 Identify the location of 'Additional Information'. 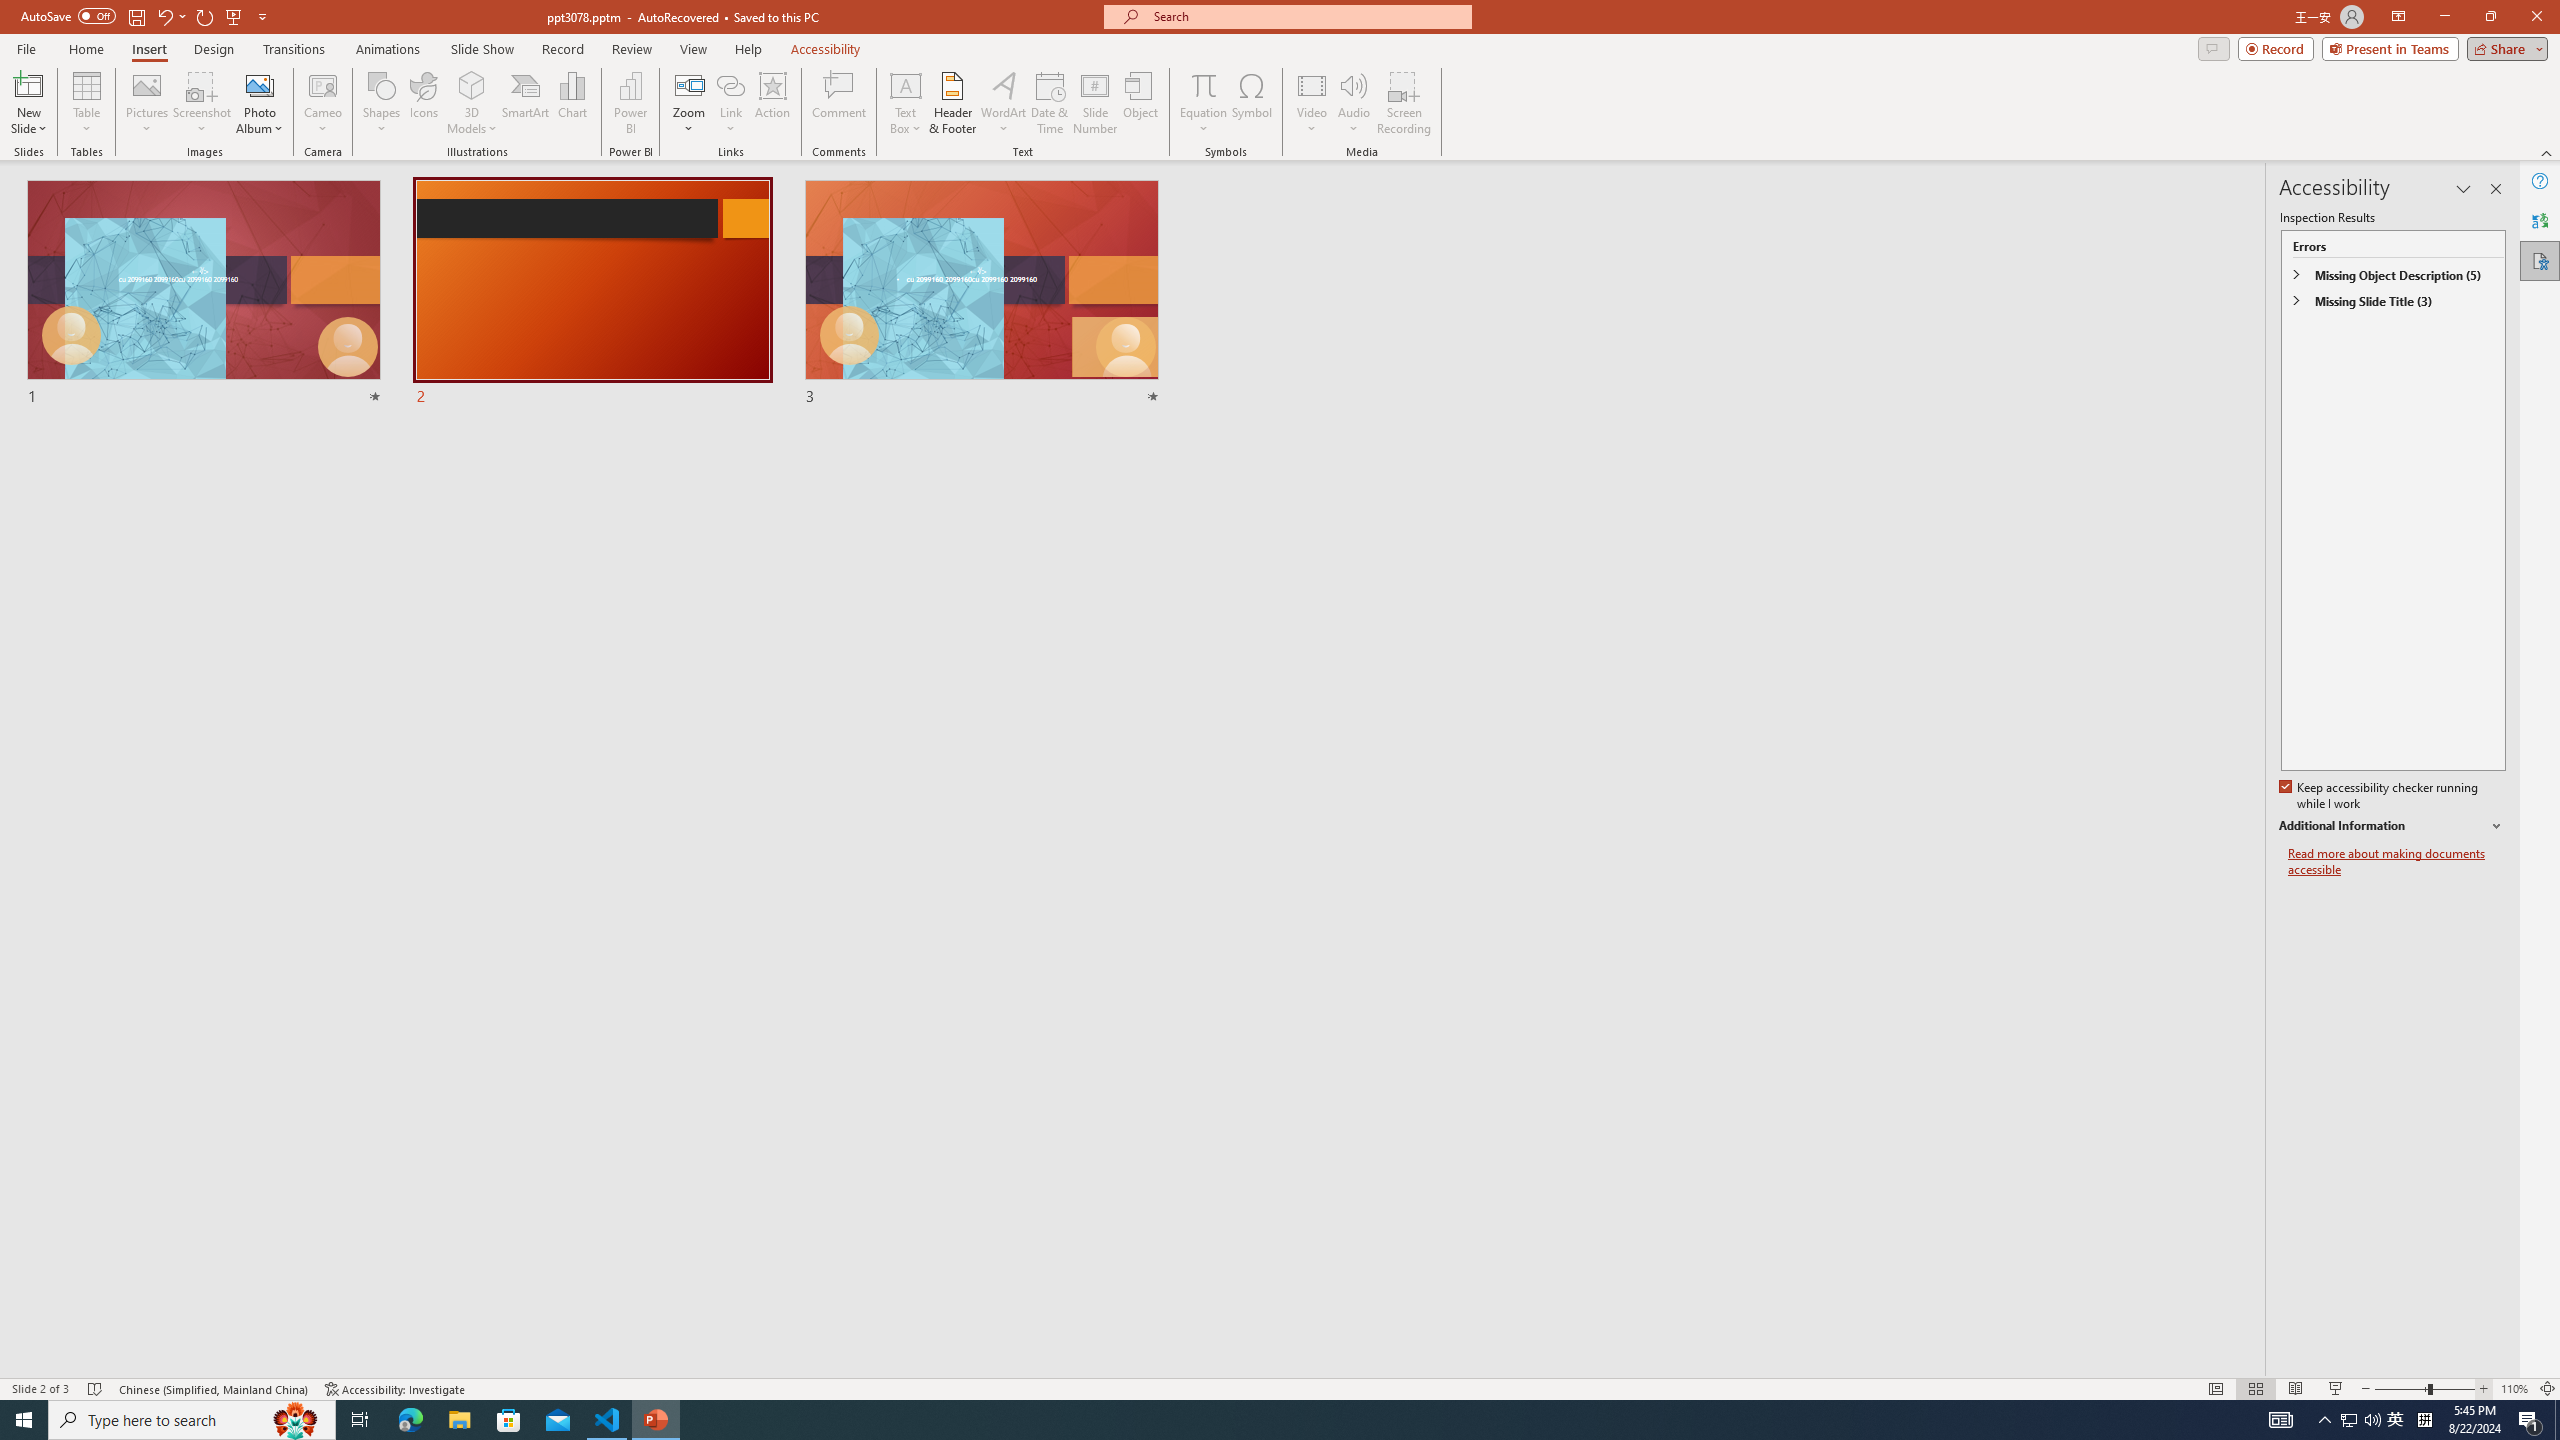
(2392, 826).